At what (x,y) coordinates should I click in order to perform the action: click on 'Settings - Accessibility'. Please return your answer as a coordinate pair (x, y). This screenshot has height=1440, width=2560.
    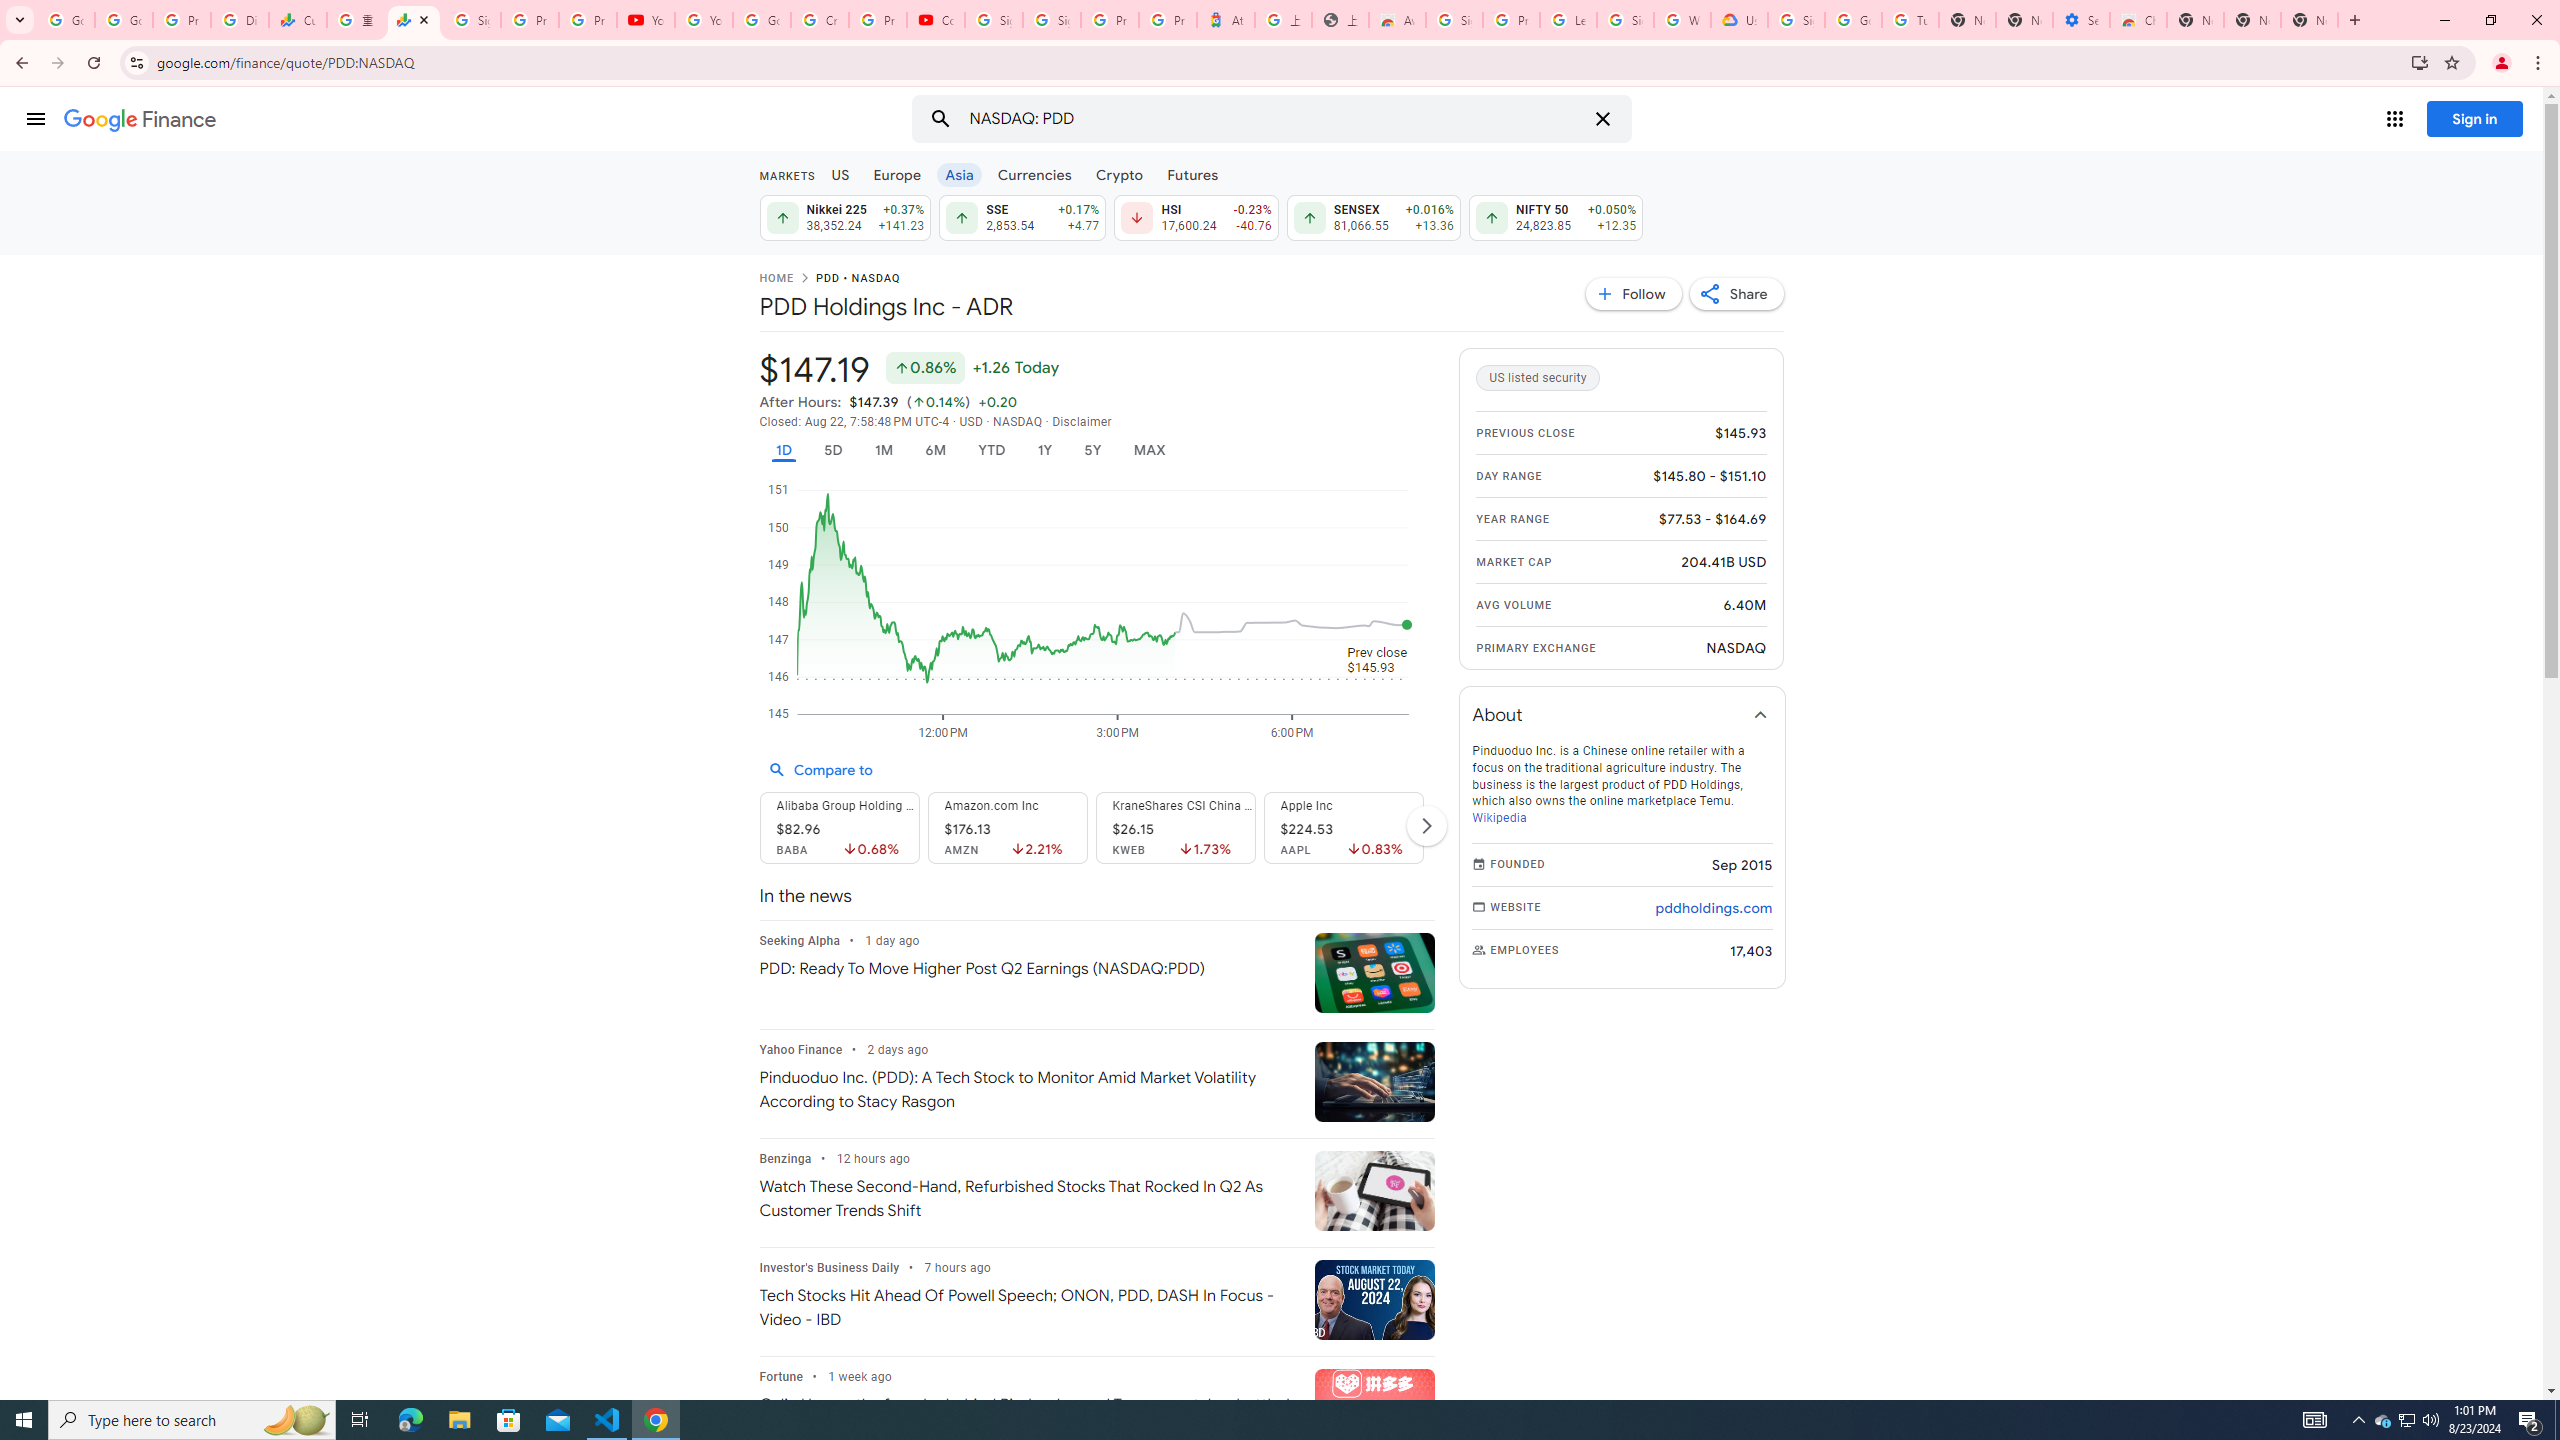
    Looking at the image, I should click on (2080, 19).